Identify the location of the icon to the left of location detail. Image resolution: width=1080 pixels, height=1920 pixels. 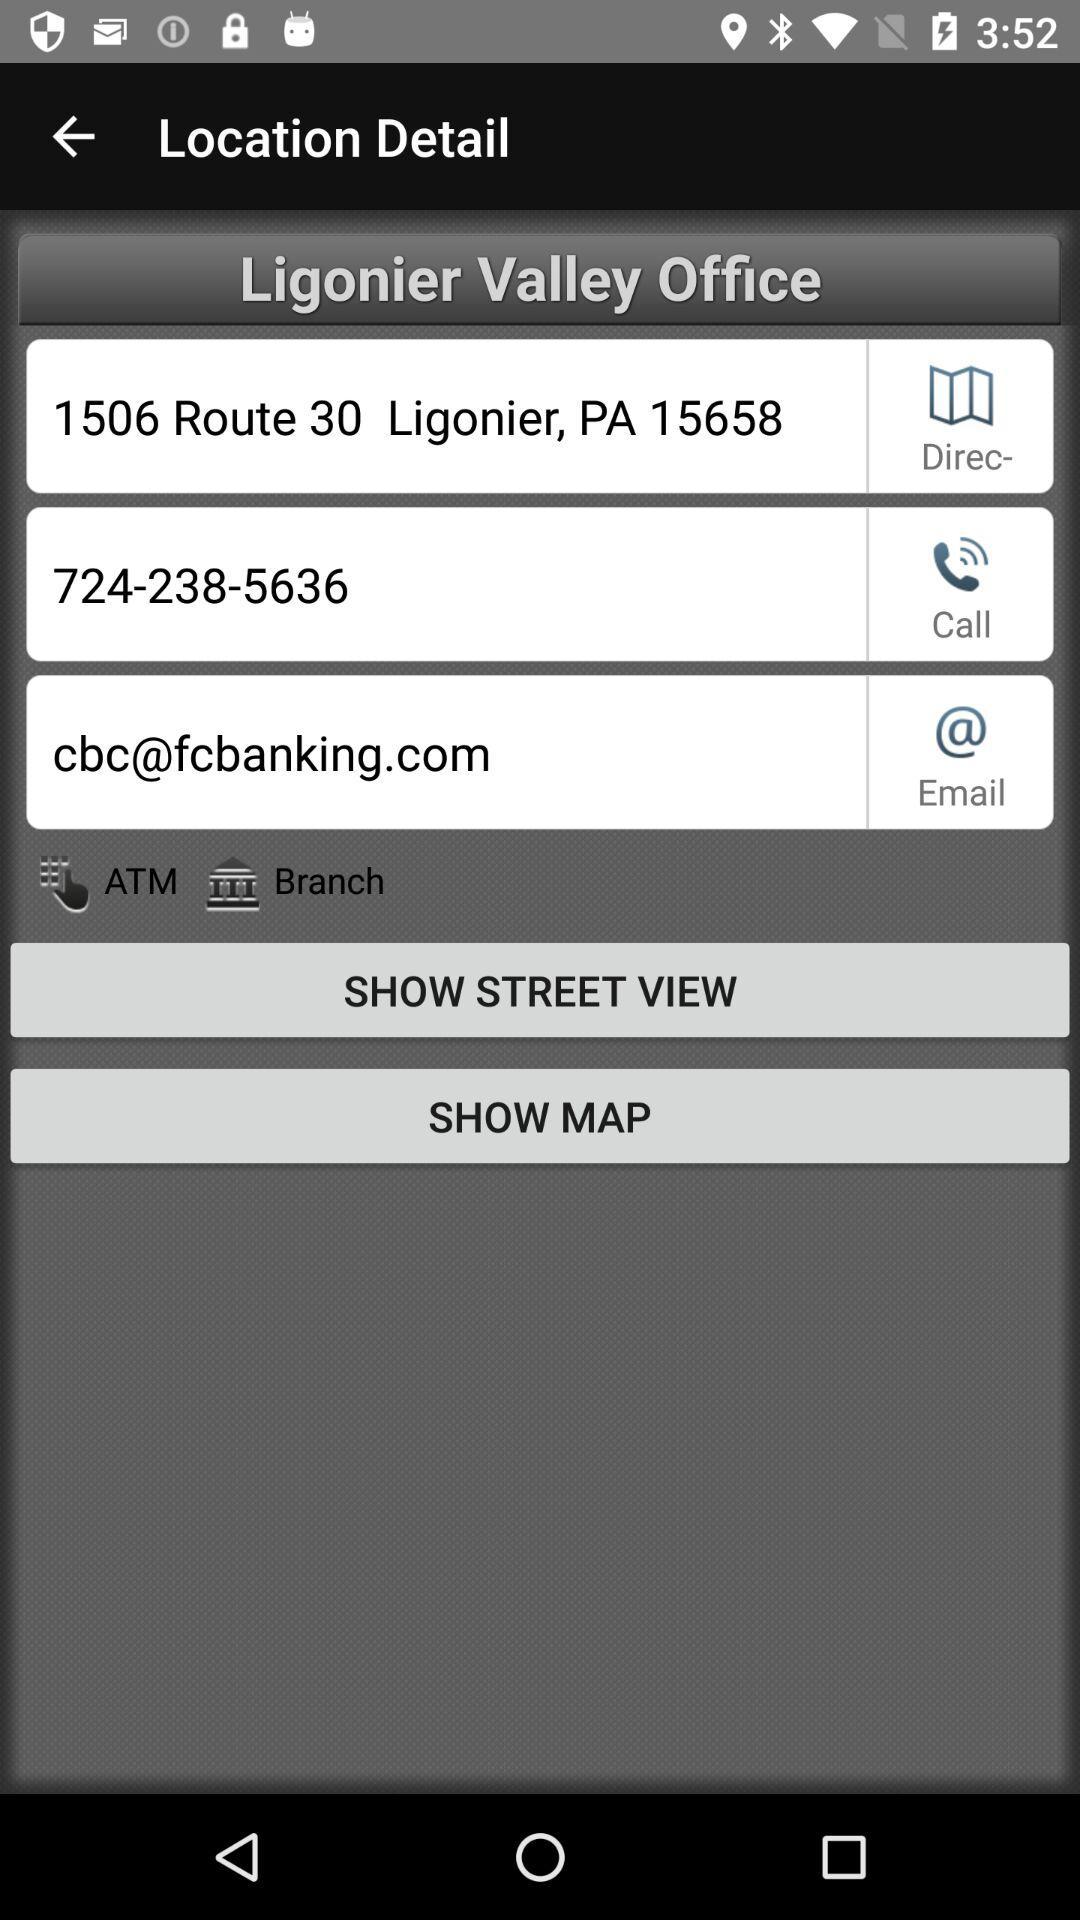
(72, 135).